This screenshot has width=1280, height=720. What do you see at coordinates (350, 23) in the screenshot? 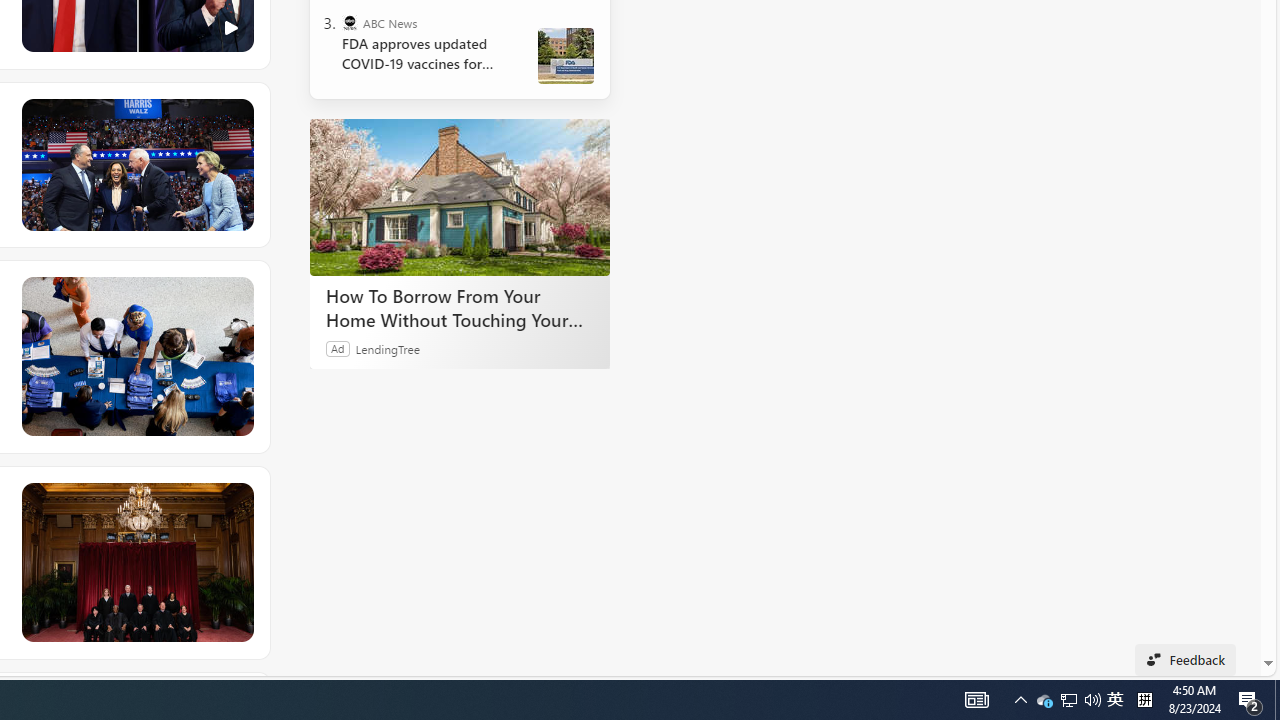
I see `'ABC News'` at bounding box center [350, 23].